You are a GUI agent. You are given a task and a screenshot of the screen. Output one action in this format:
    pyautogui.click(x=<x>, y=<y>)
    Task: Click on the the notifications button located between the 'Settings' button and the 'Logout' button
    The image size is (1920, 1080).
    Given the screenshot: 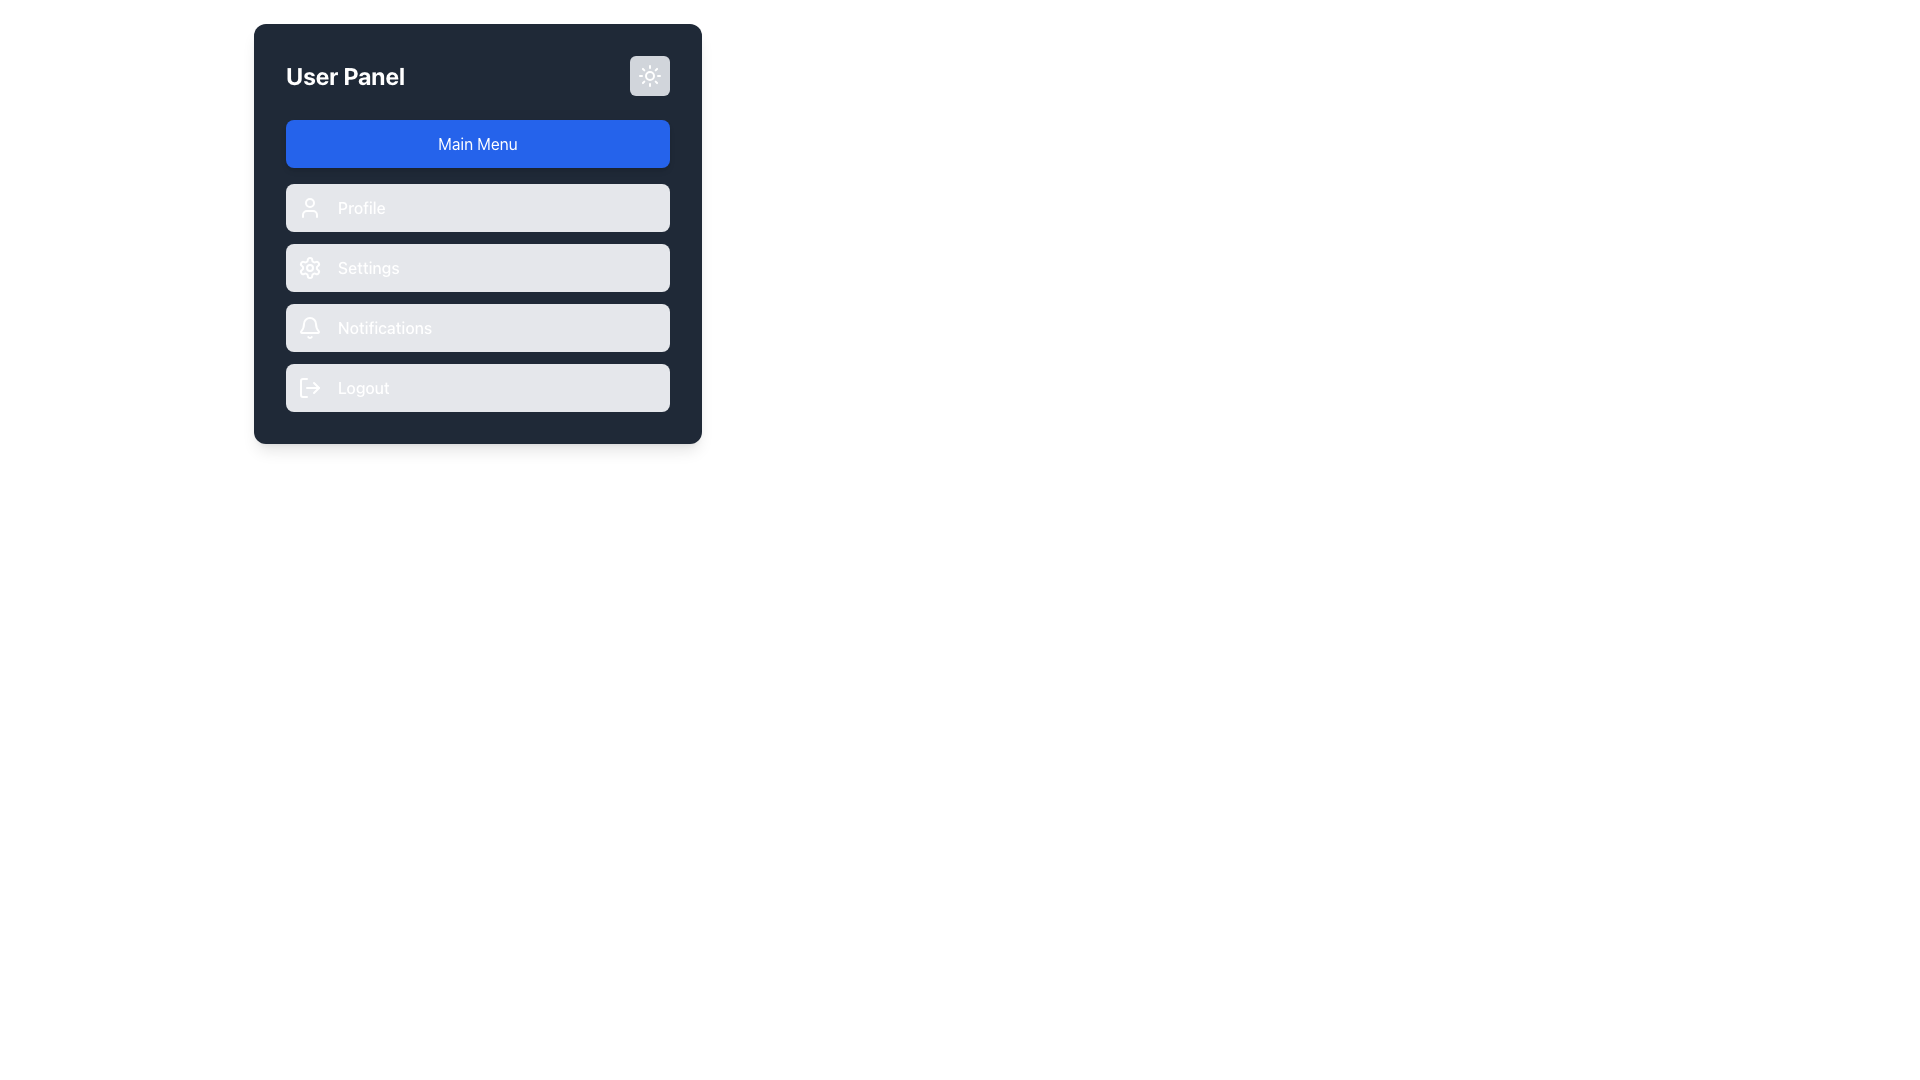 What is the action you would take?
    pyautogui.click(x=477, y=326)
    